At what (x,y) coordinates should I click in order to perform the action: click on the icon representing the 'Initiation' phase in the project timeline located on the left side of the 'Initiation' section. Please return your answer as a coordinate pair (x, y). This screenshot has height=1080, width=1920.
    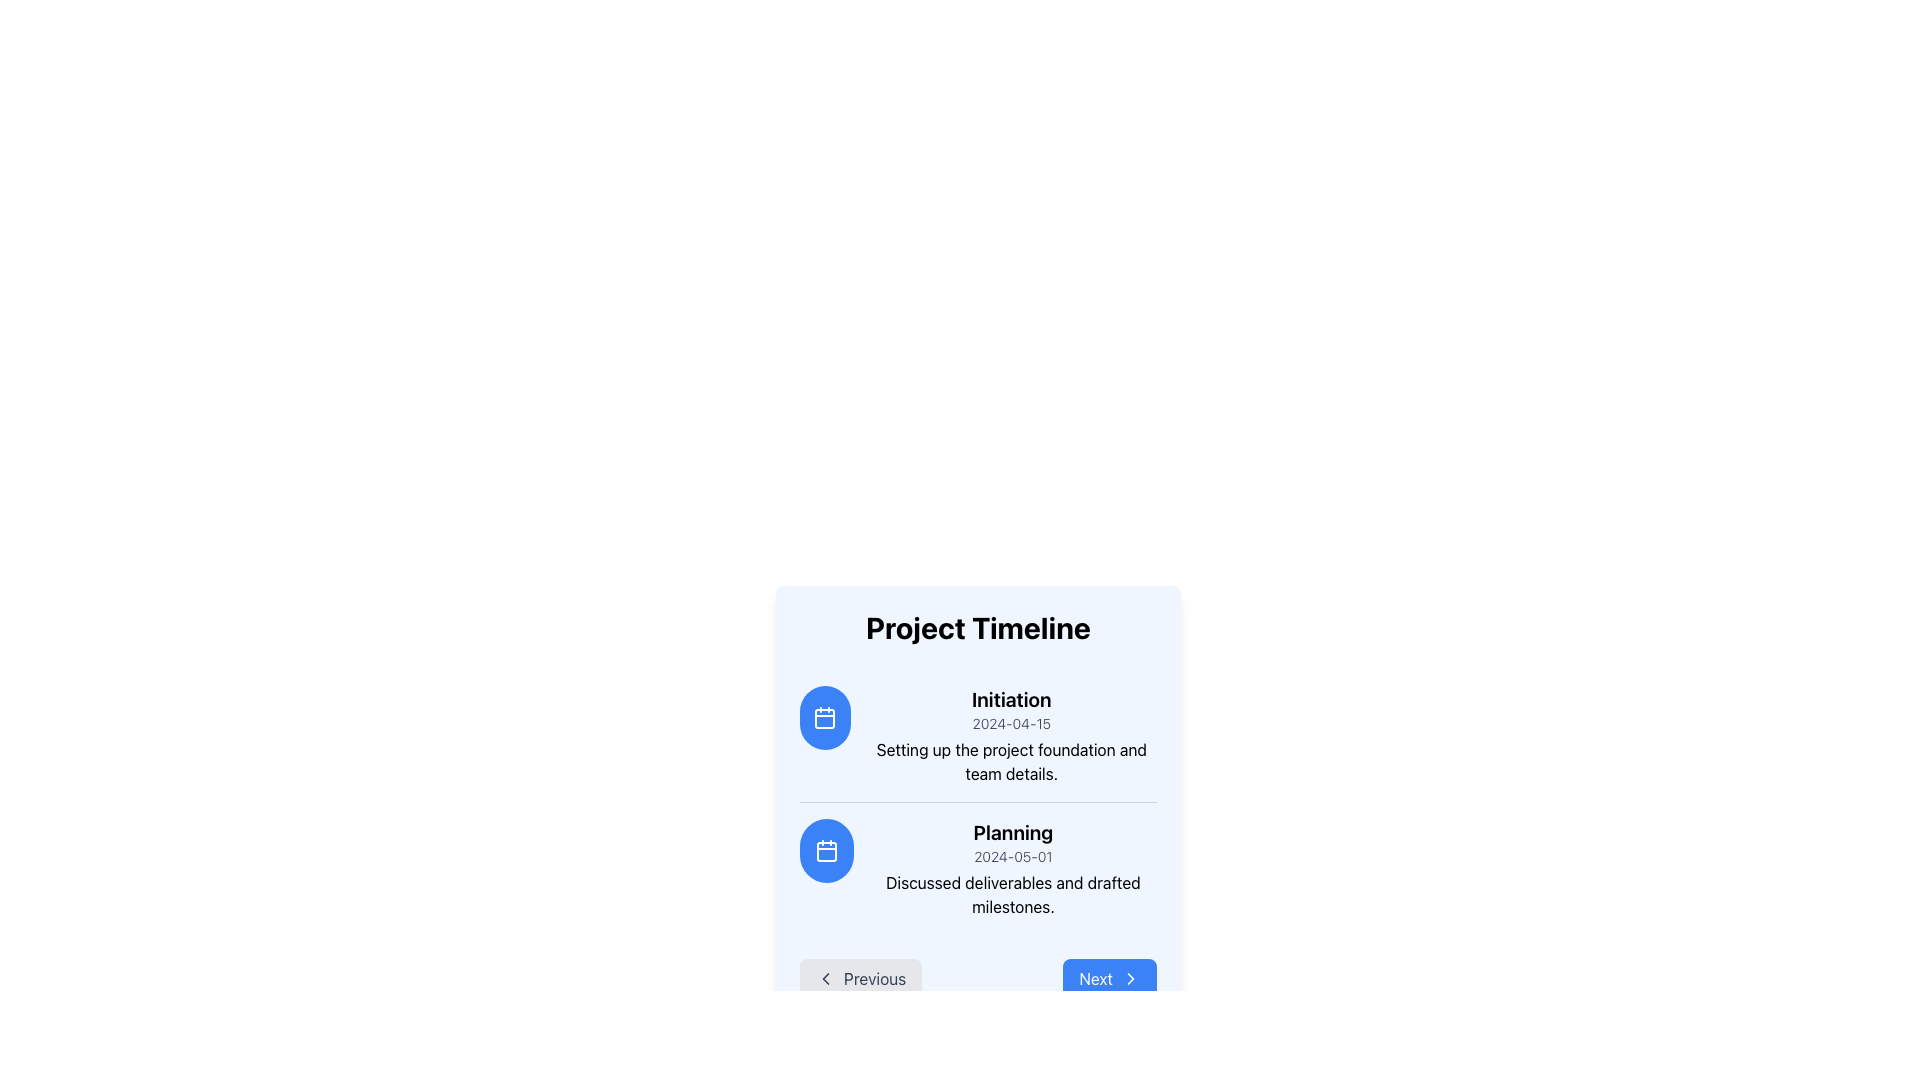
    Looking at the image, I should click on (825, 716).